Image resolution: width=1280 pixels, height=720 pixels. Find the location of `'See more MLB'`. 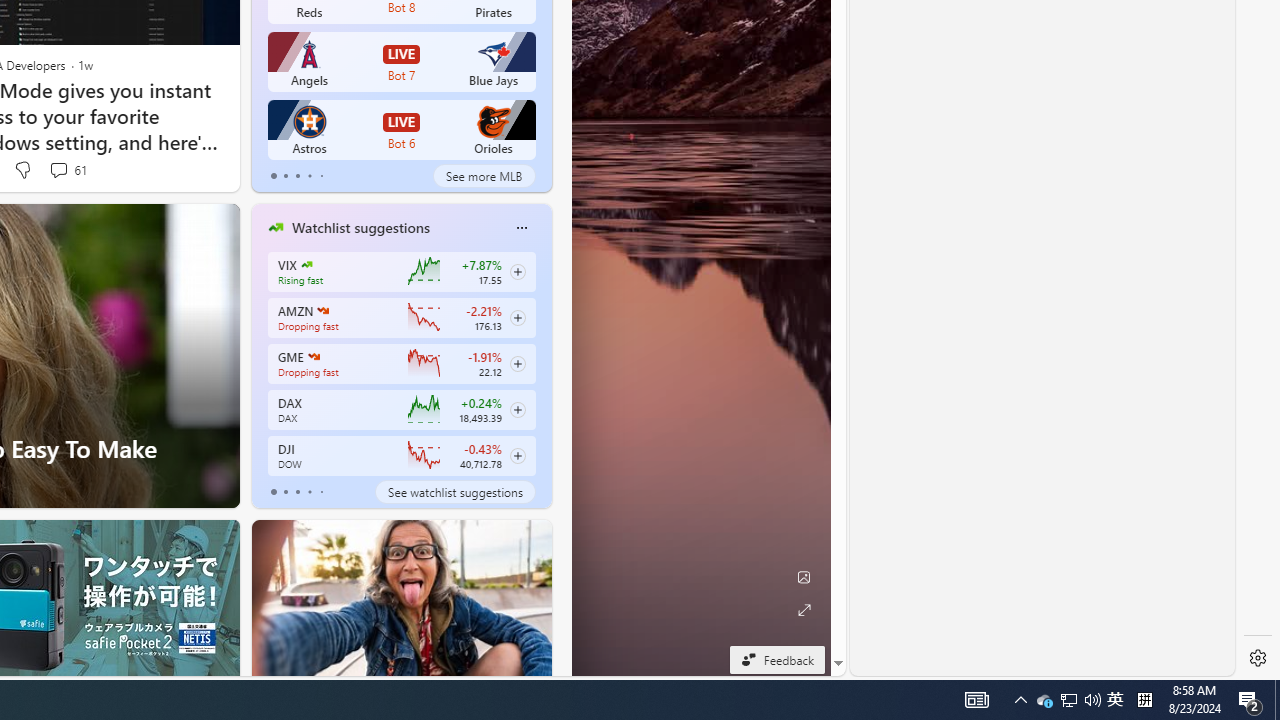

'See more MLB' is located at coordinates (484, 175).